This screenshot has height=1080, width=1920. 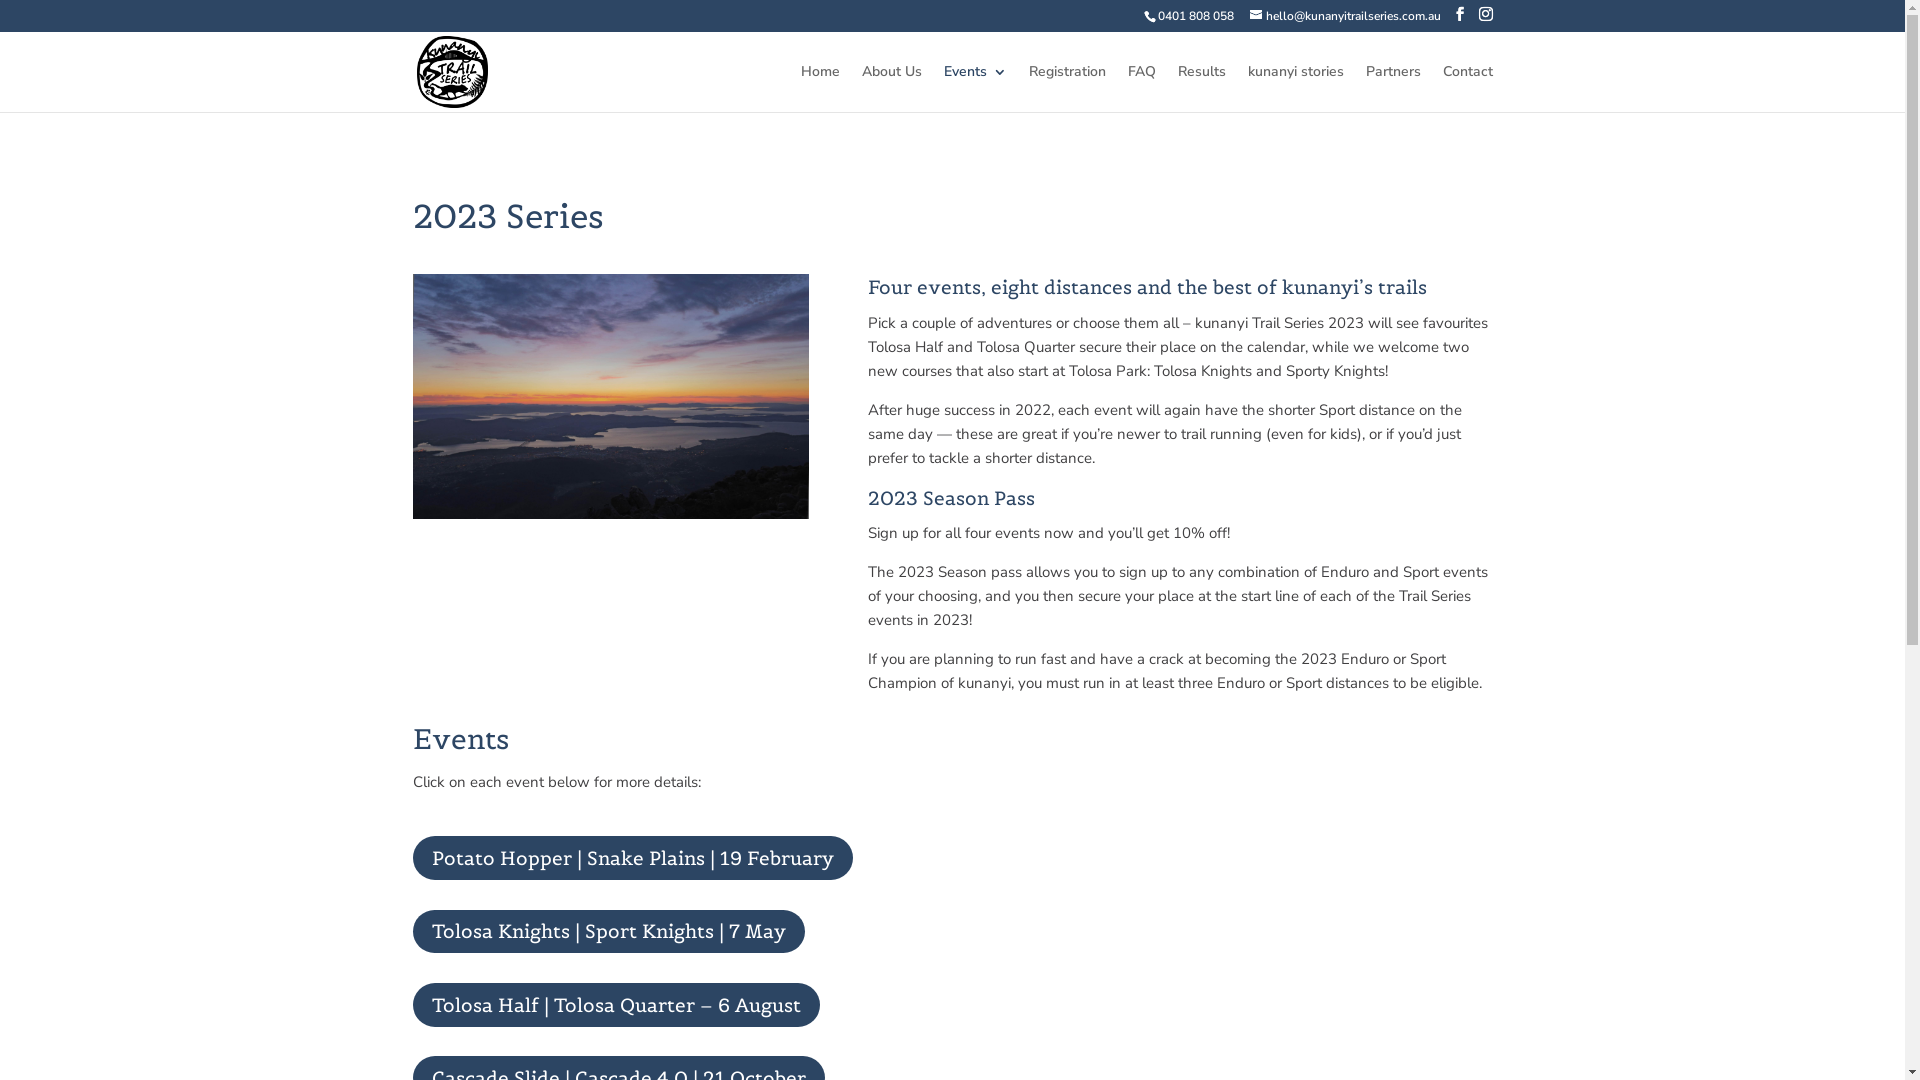 What do you see at coordinates (1392, 87) in the screenshot?
I see `'Partners'` at bounding box center [1392, 87].